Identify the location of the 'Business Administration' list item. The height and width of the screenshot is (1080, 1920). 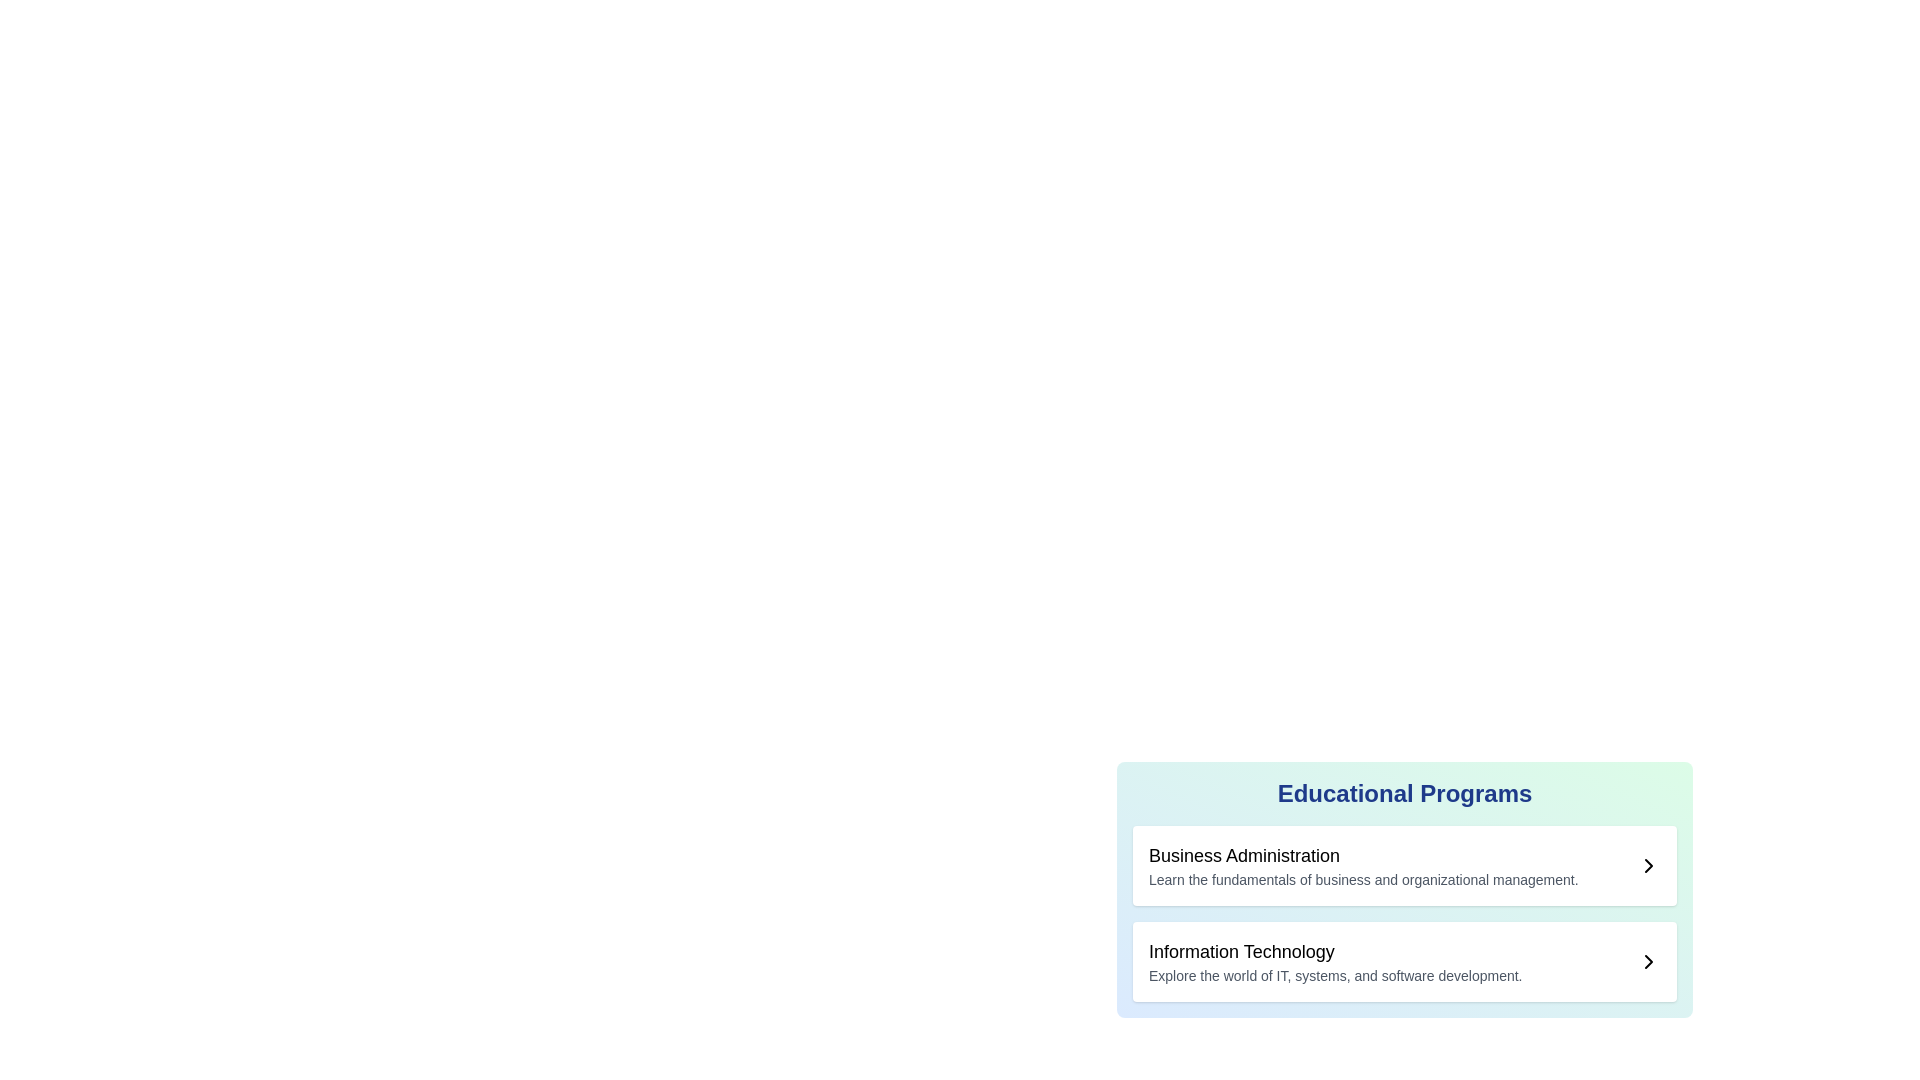
(1404, 865).